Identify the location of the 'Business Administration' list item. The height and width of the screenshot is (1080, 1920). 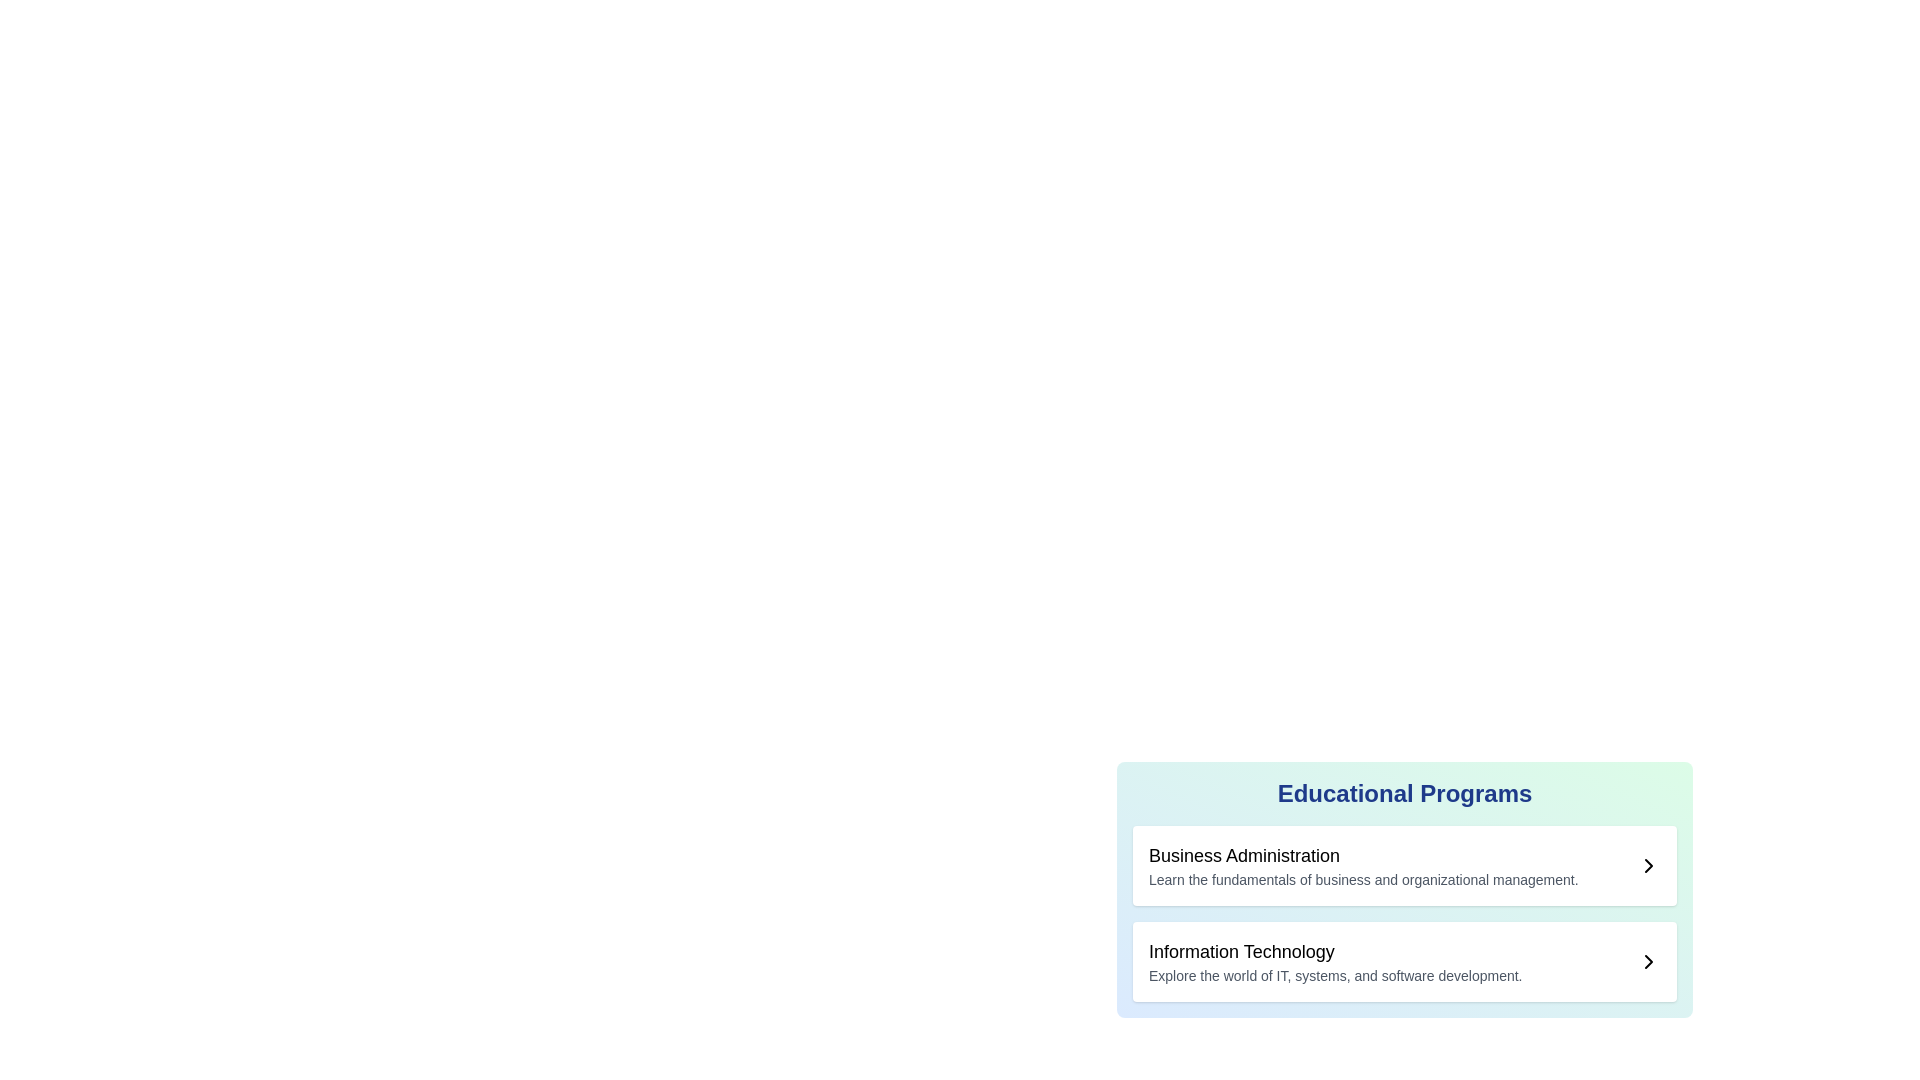
(1404, 865).